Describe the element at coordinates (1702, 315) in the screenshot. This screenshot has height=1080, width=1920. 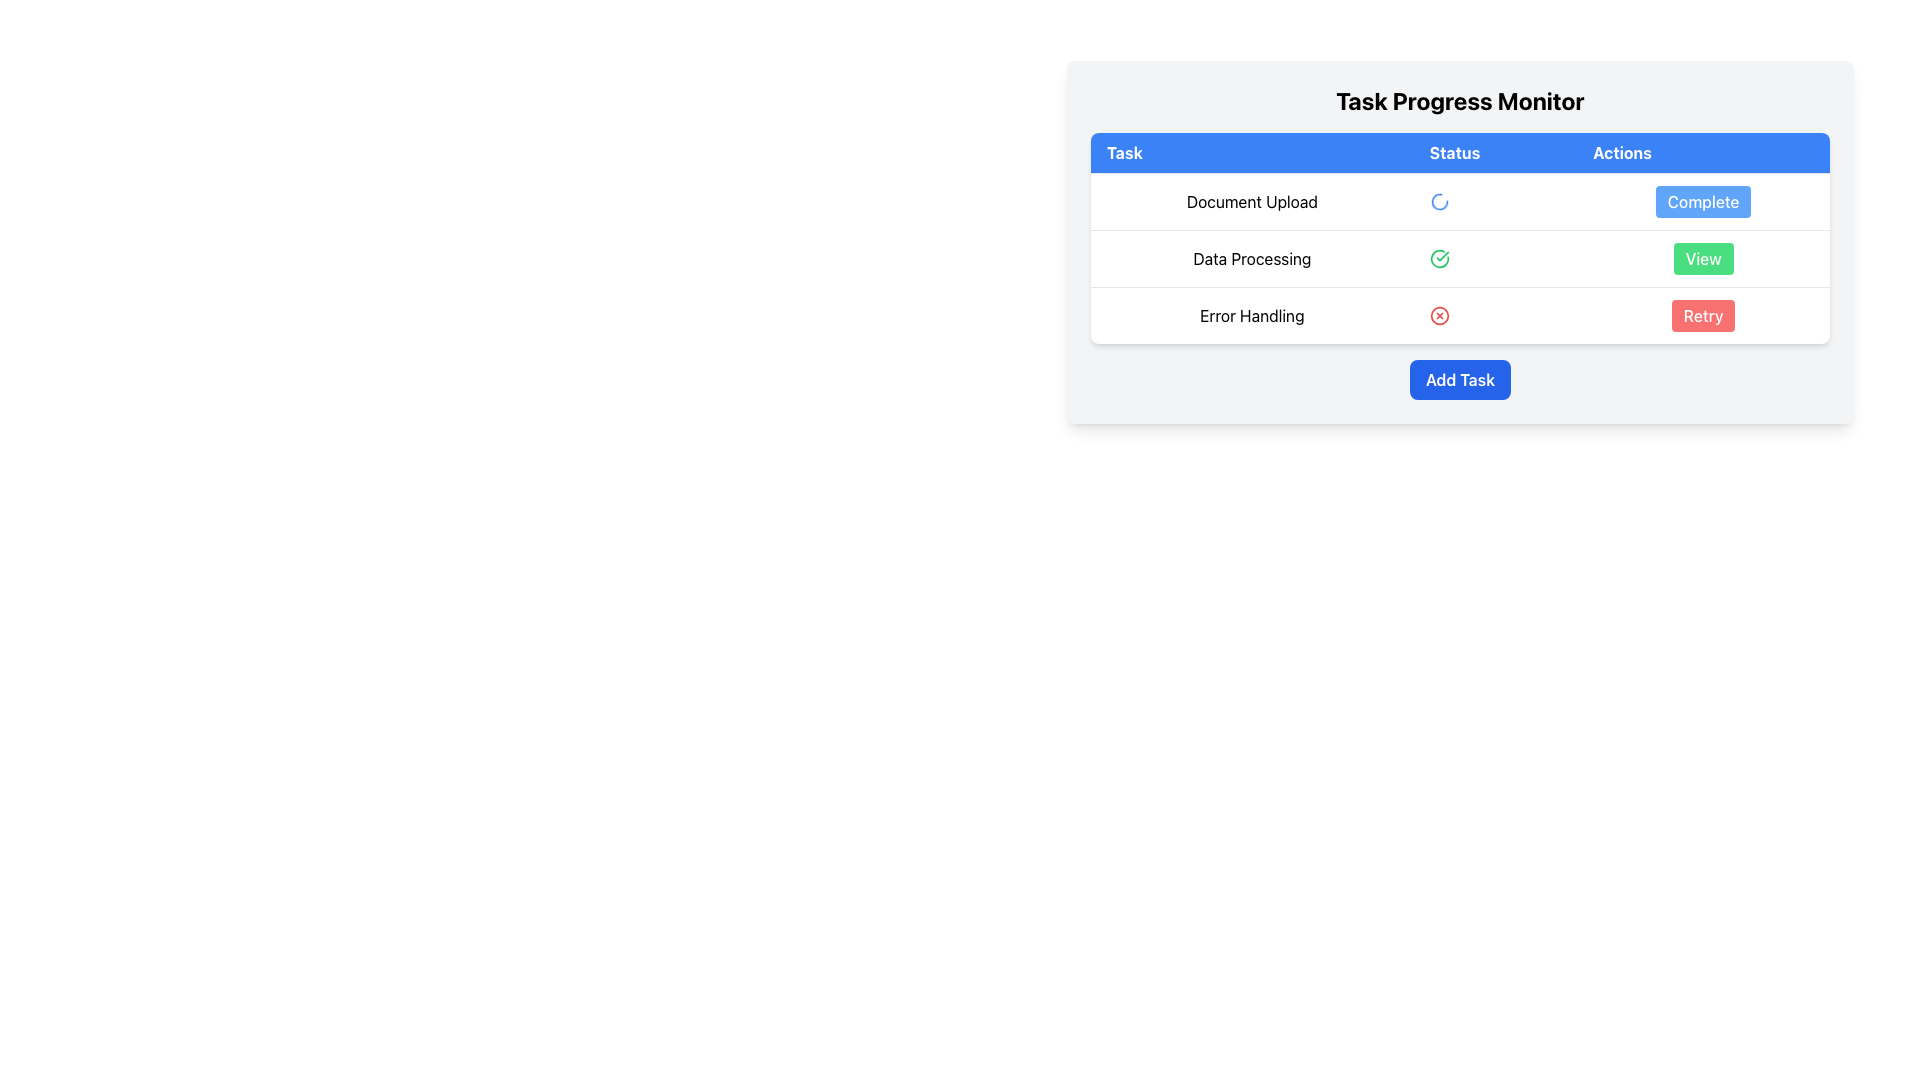
I see `the 'Retry' button with rounded corners and red background located in the 'Actions' column of the table for 'Error Handling'` at that location.